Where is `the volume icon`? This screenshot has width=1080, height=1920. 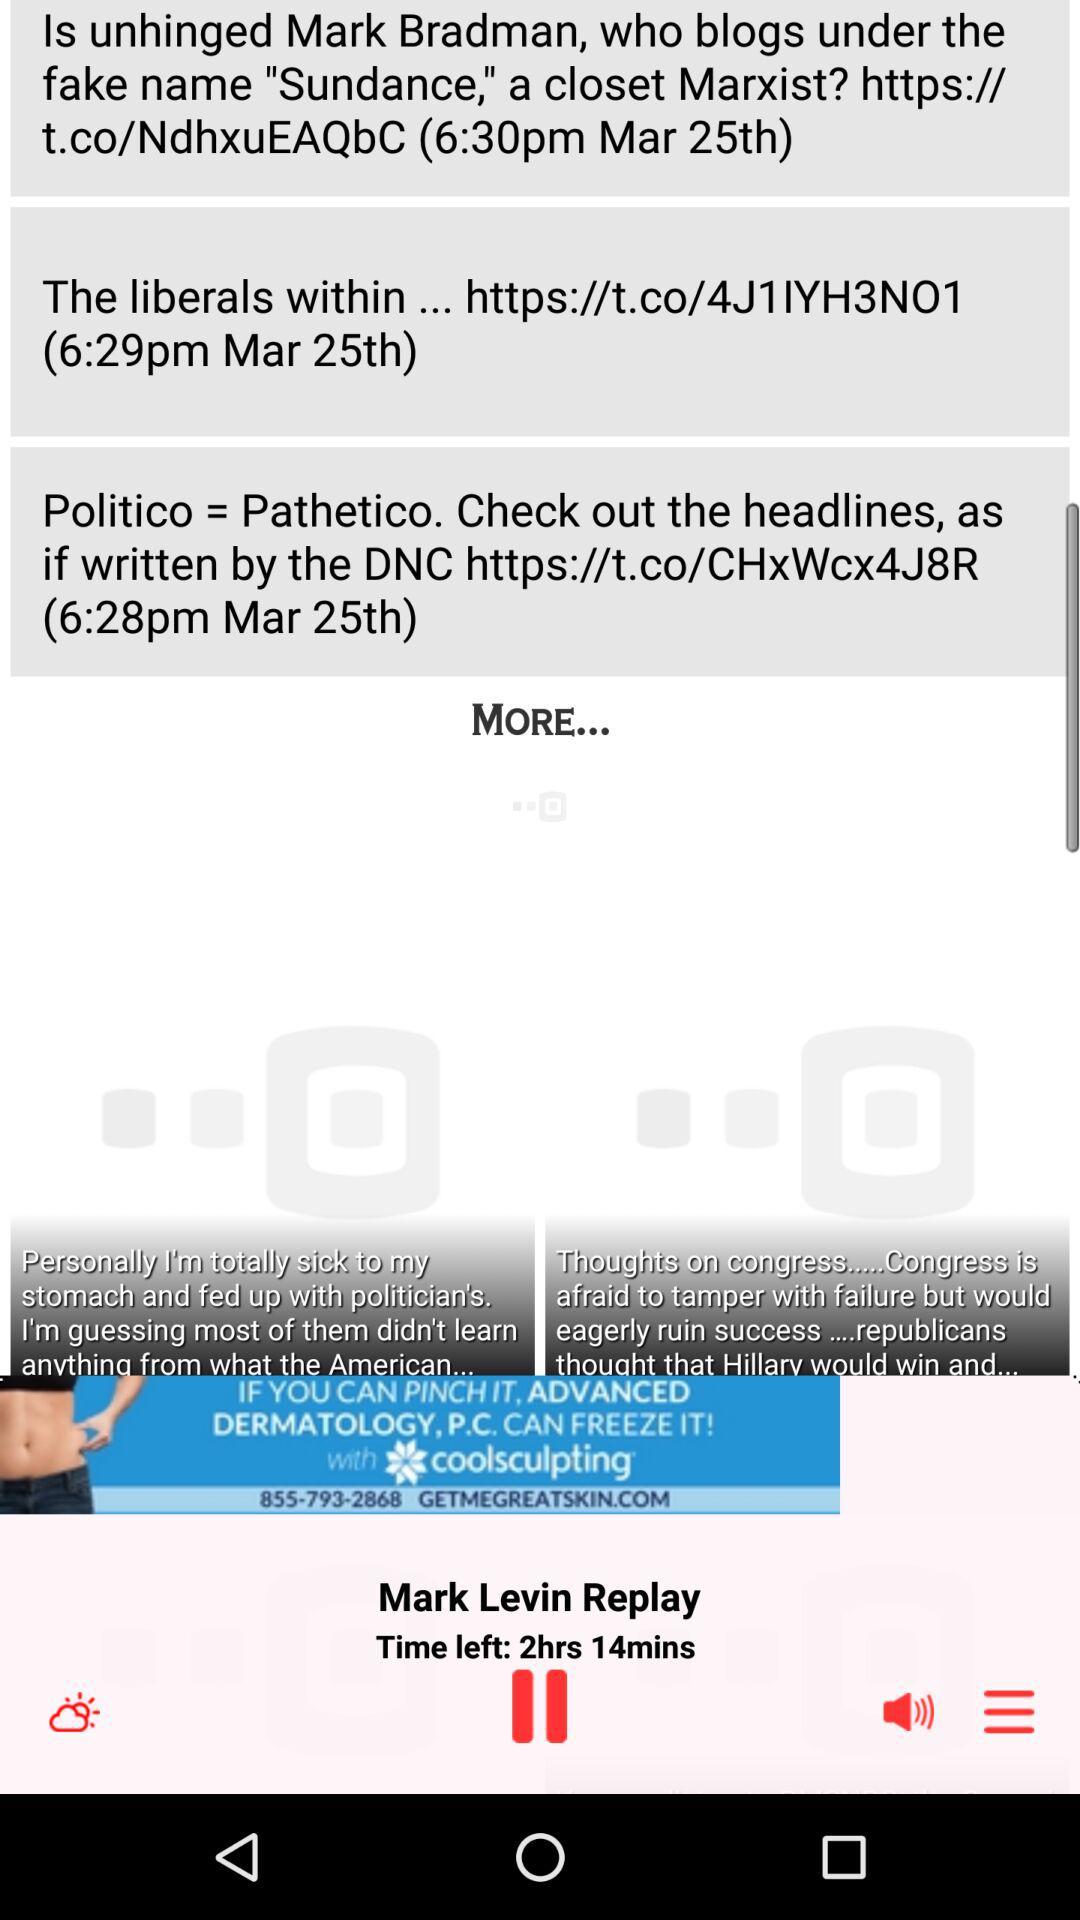
the volume icon is located at coordinates (908, 1832).